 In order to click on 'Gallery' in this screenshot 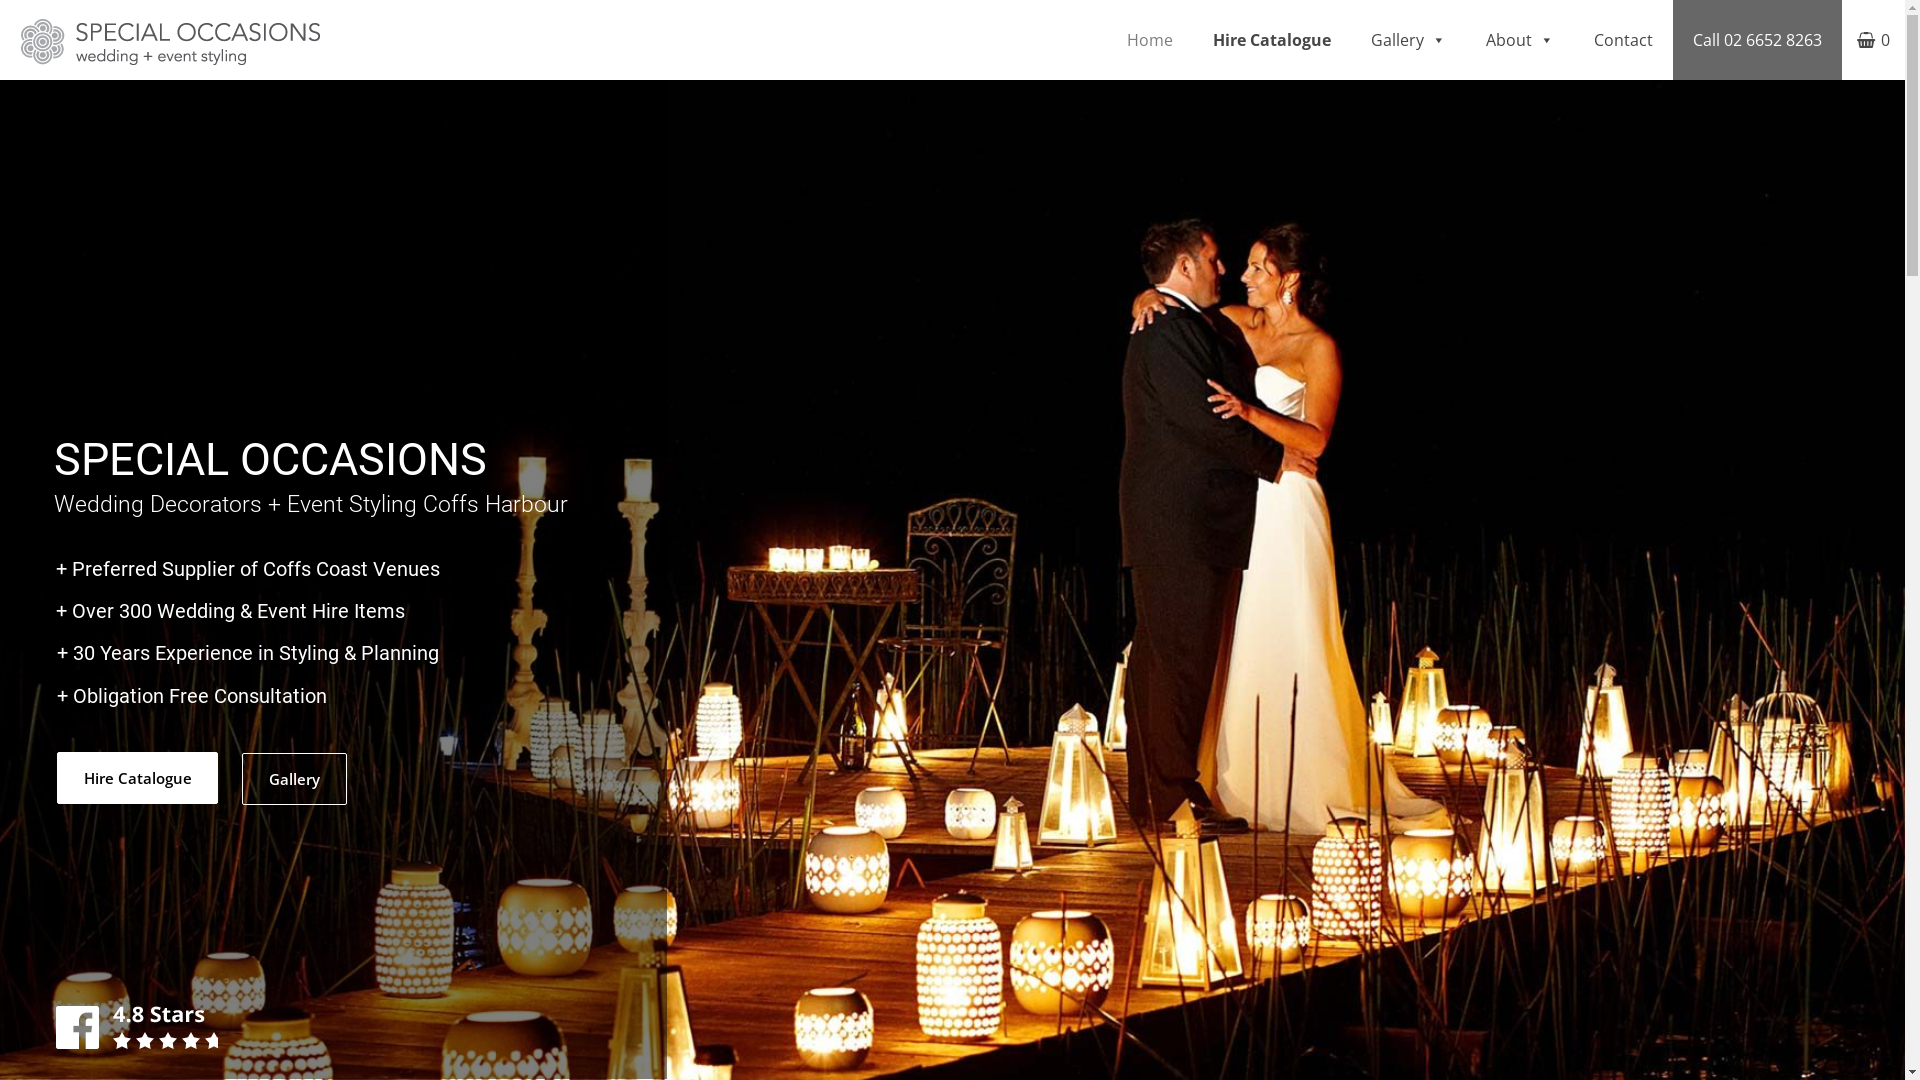, I will do `click(293, 778)`.